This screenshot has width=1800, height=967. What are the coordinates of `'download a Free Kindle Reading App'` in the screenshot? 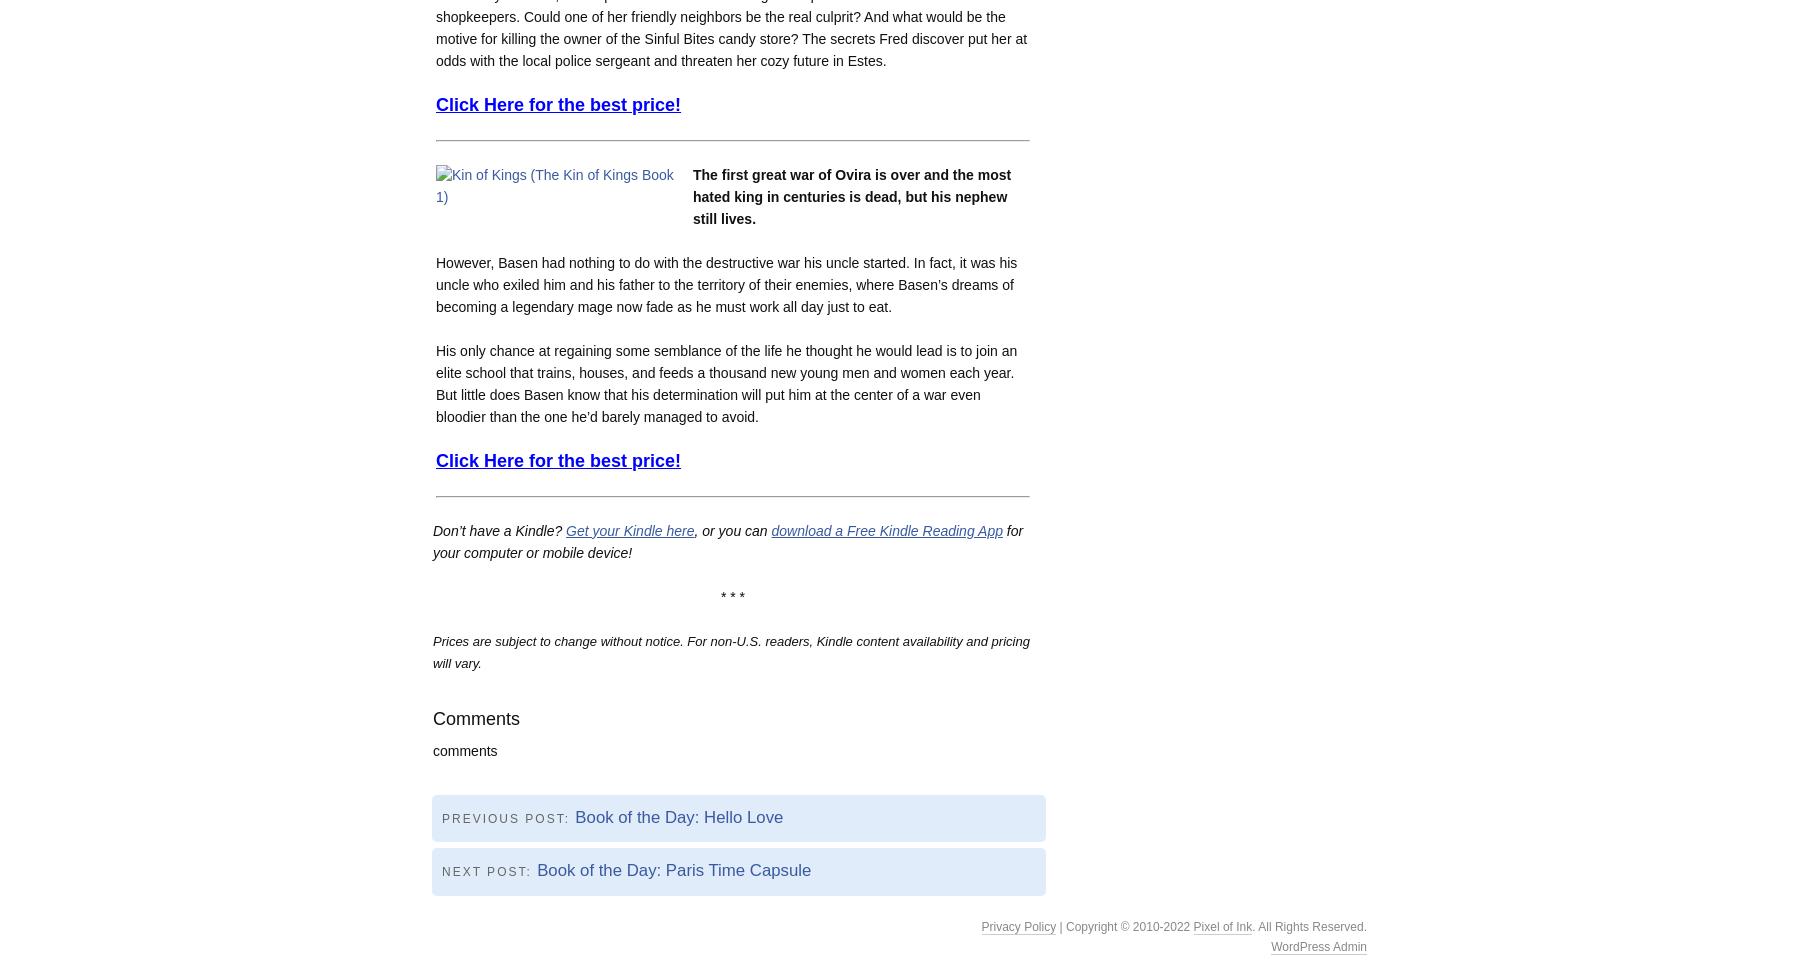 It's located at (769, 530).